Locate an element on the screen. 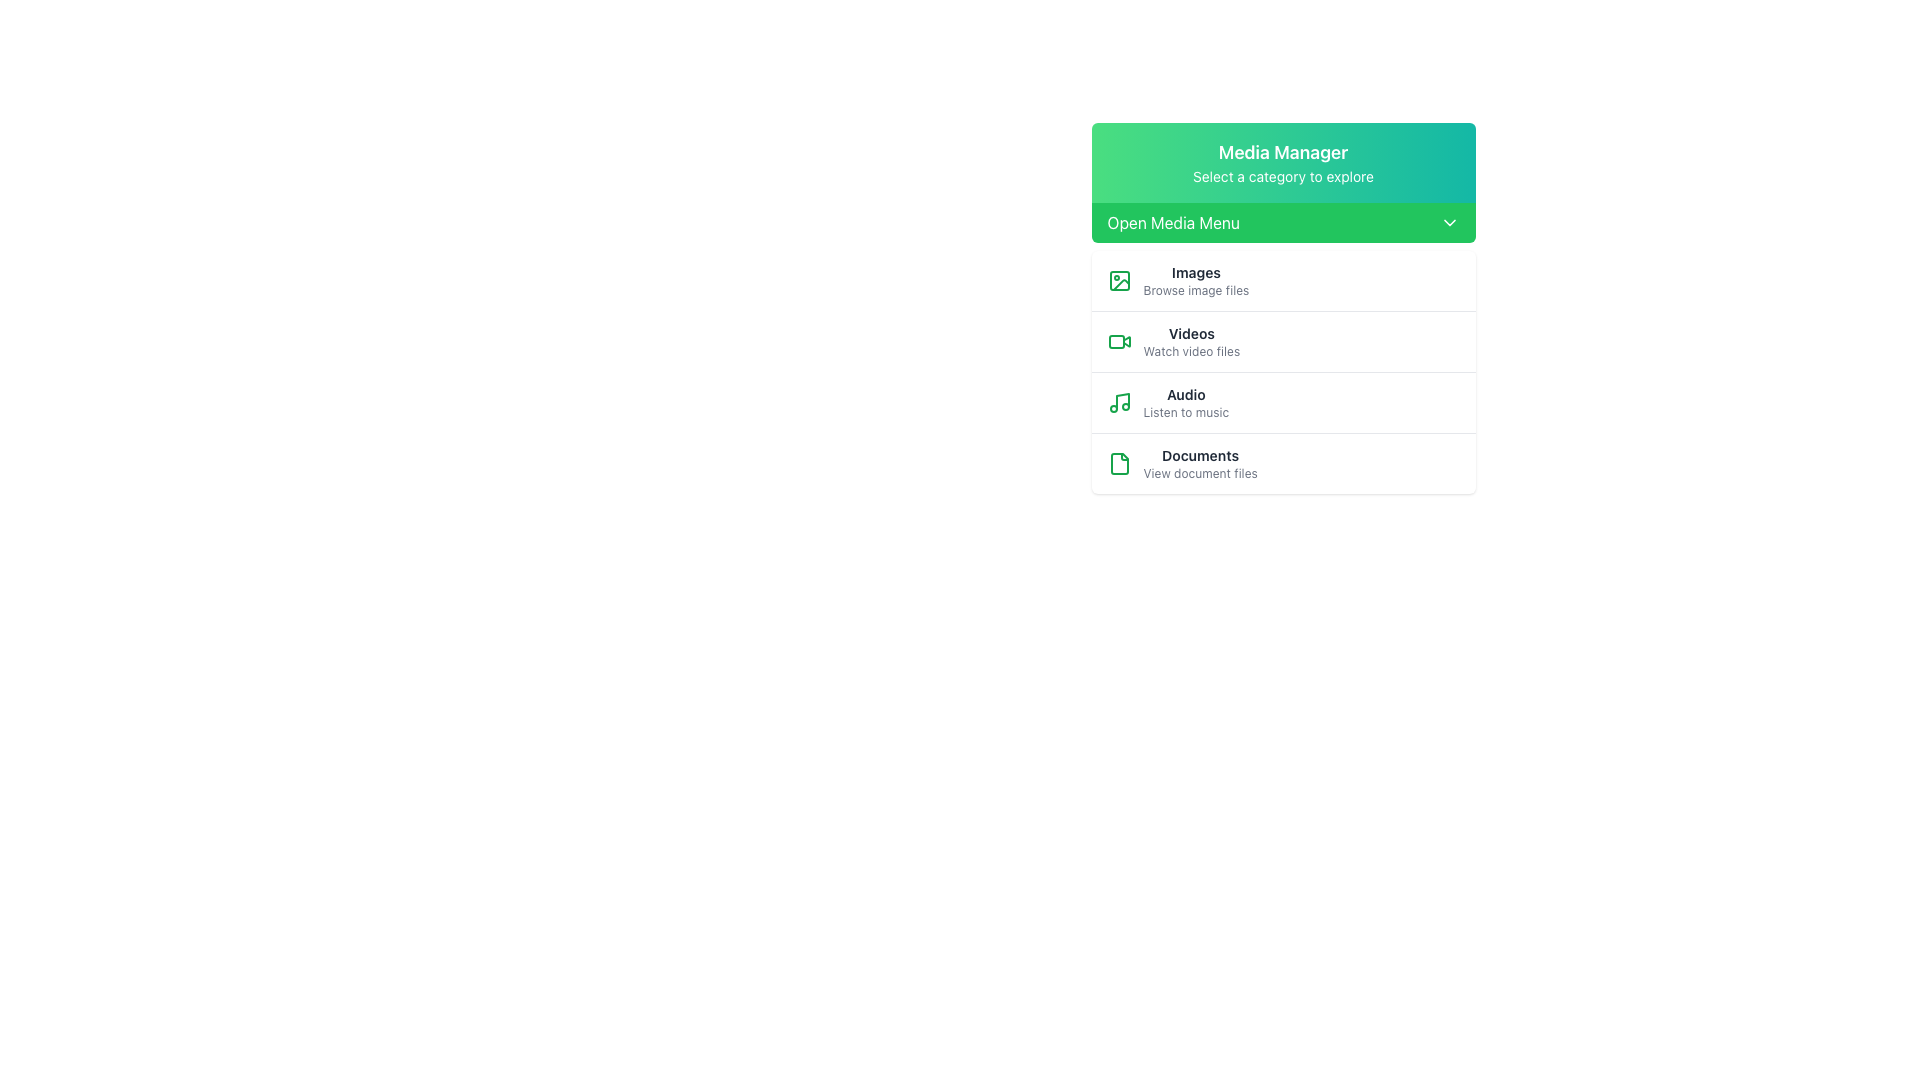 This screenshot has height=1080, width=1920. the static text label that represents the image-related section, which is the first item in a sequence of labeled blocks in the navigation is located at coordinates (1196, 273).